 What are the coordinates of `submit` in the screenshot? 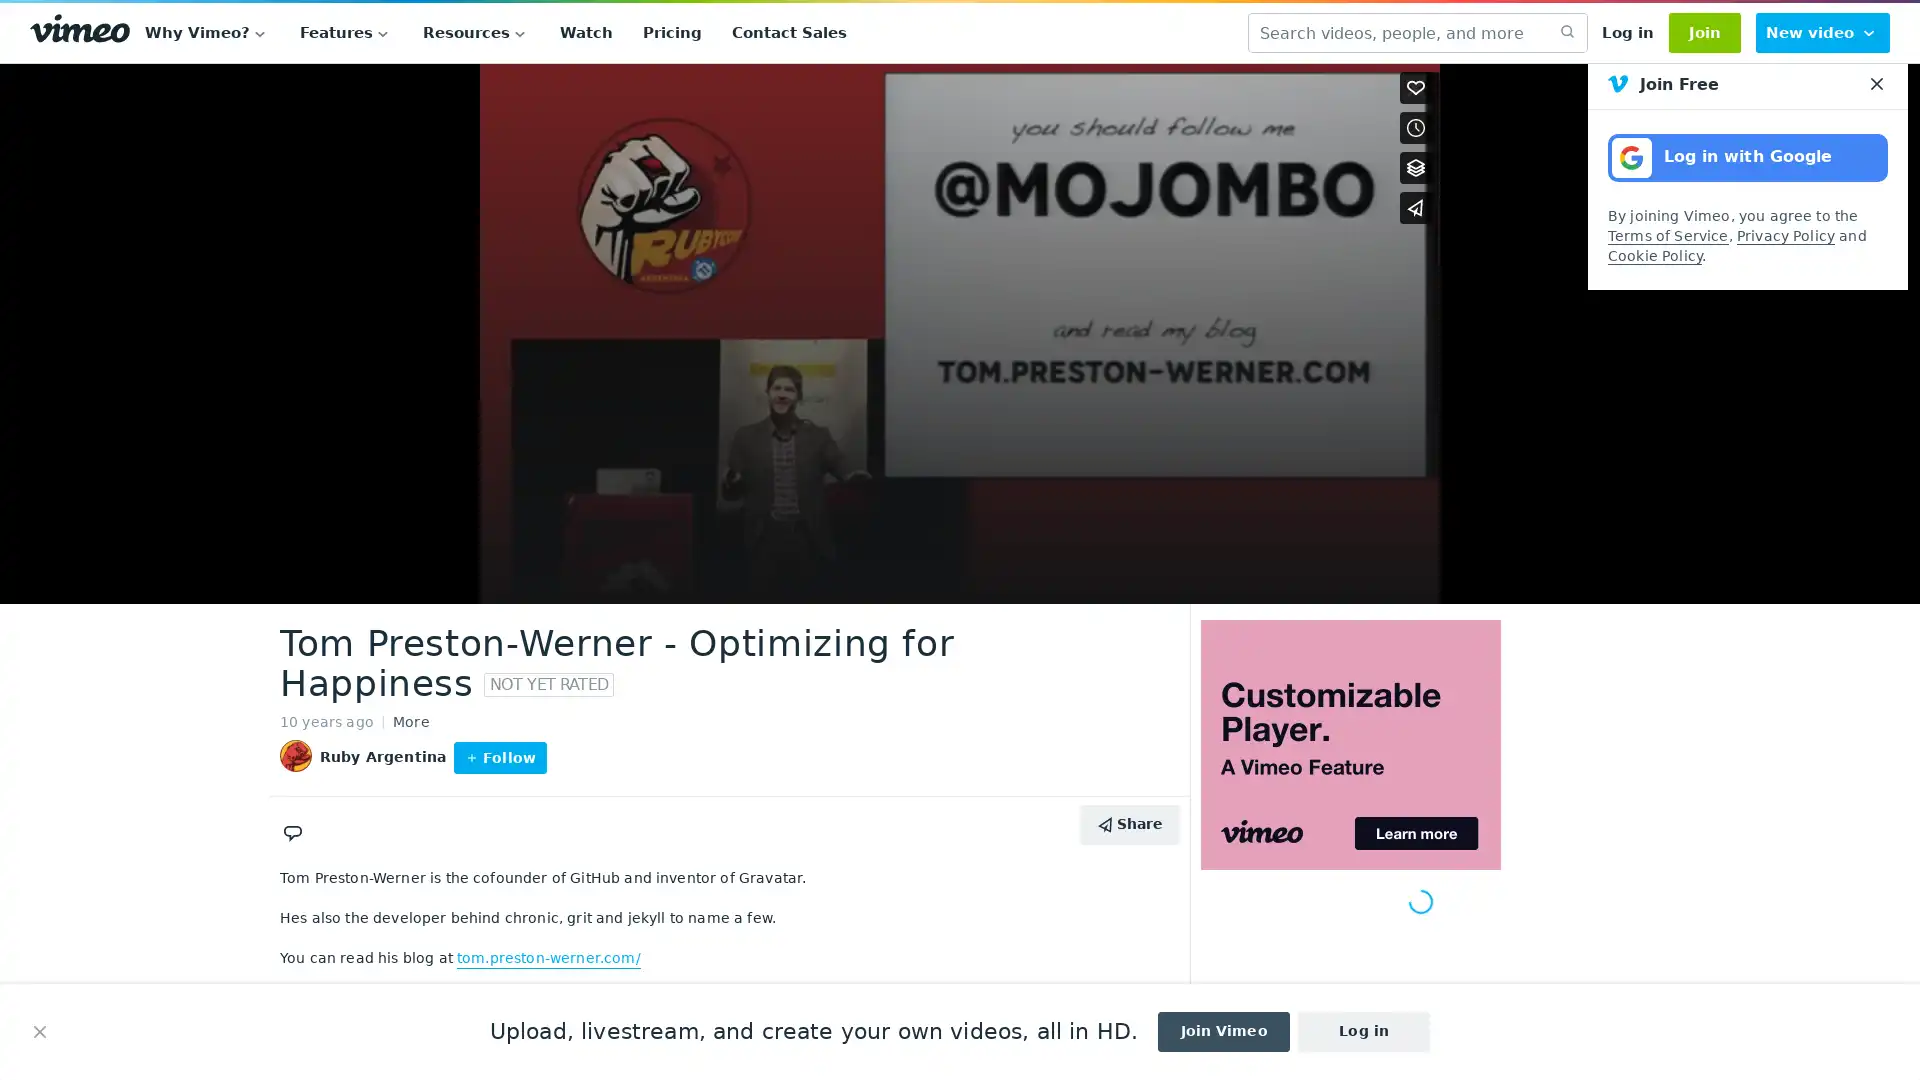 It's located at (1565, 33).